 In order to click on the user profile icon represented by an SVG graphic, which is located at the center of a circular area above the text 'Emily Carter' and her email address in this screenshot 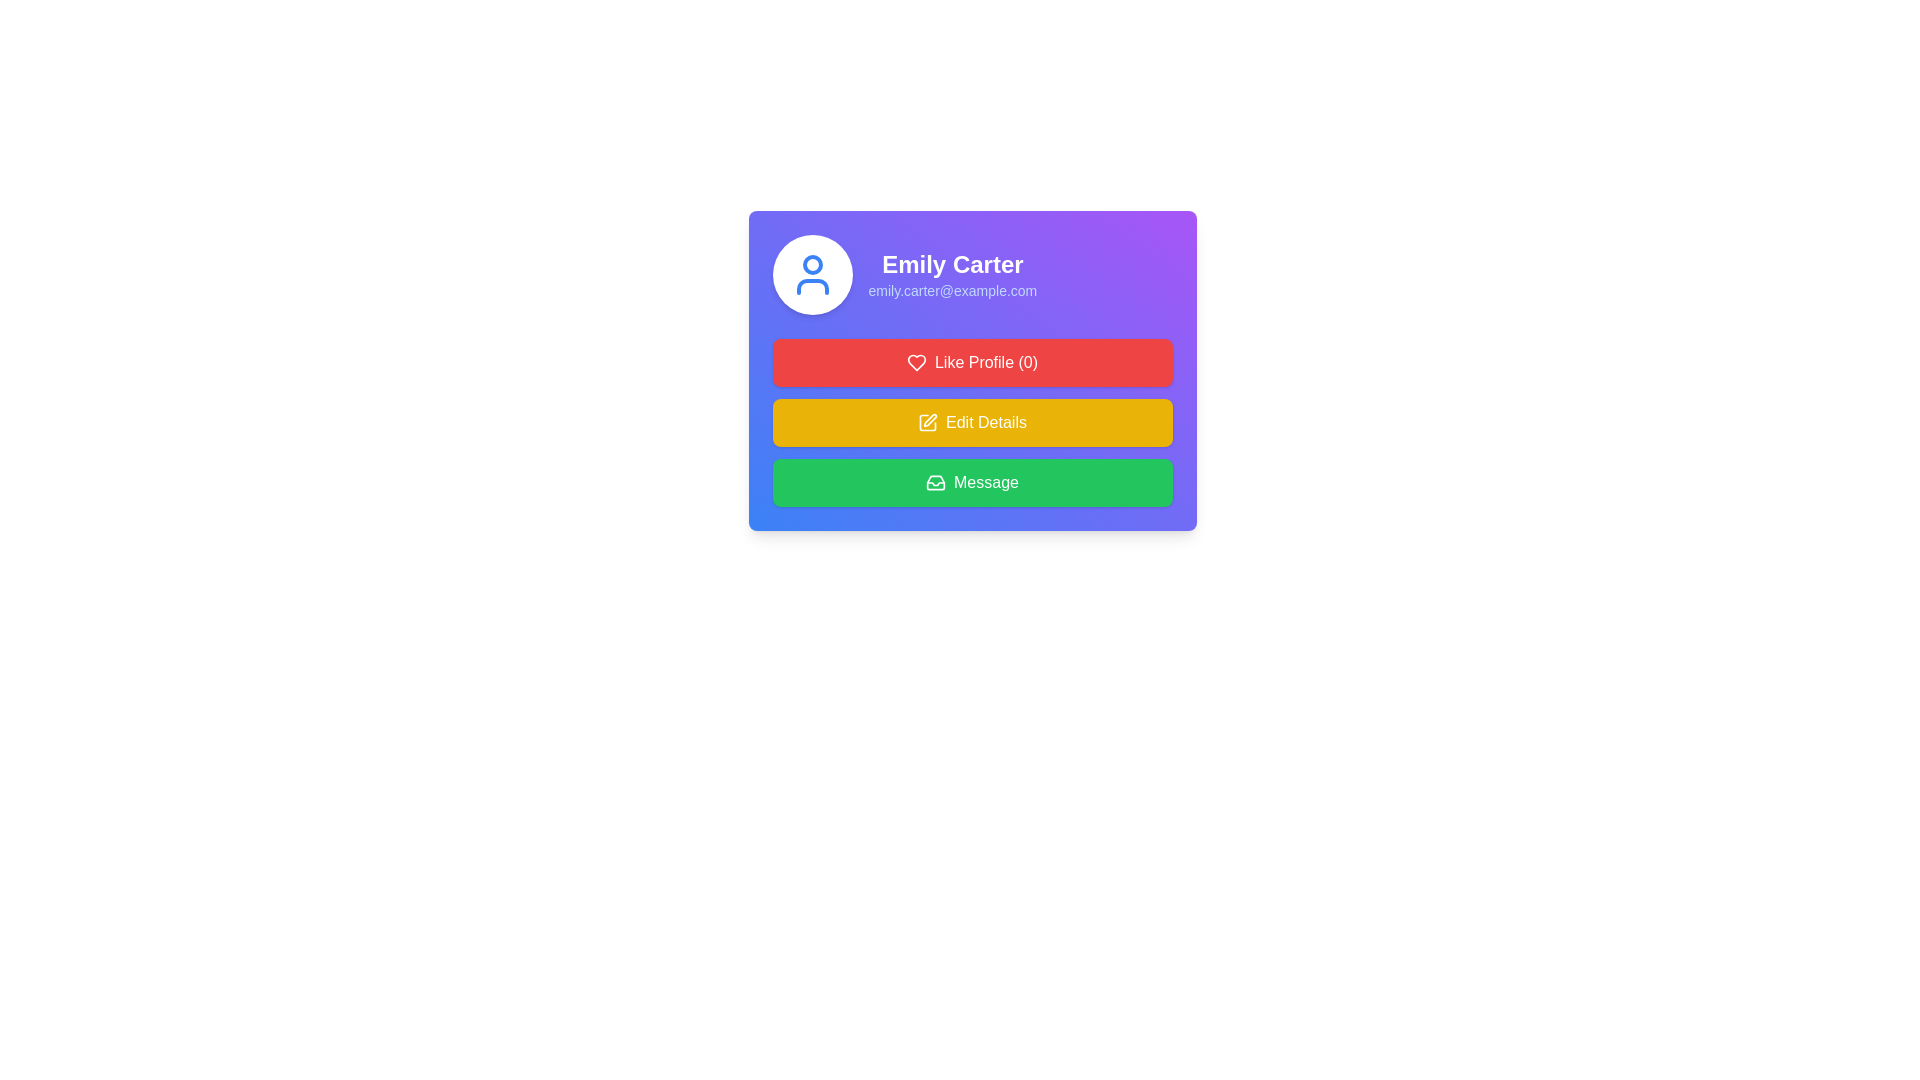, I will do `click(812, 274)`.